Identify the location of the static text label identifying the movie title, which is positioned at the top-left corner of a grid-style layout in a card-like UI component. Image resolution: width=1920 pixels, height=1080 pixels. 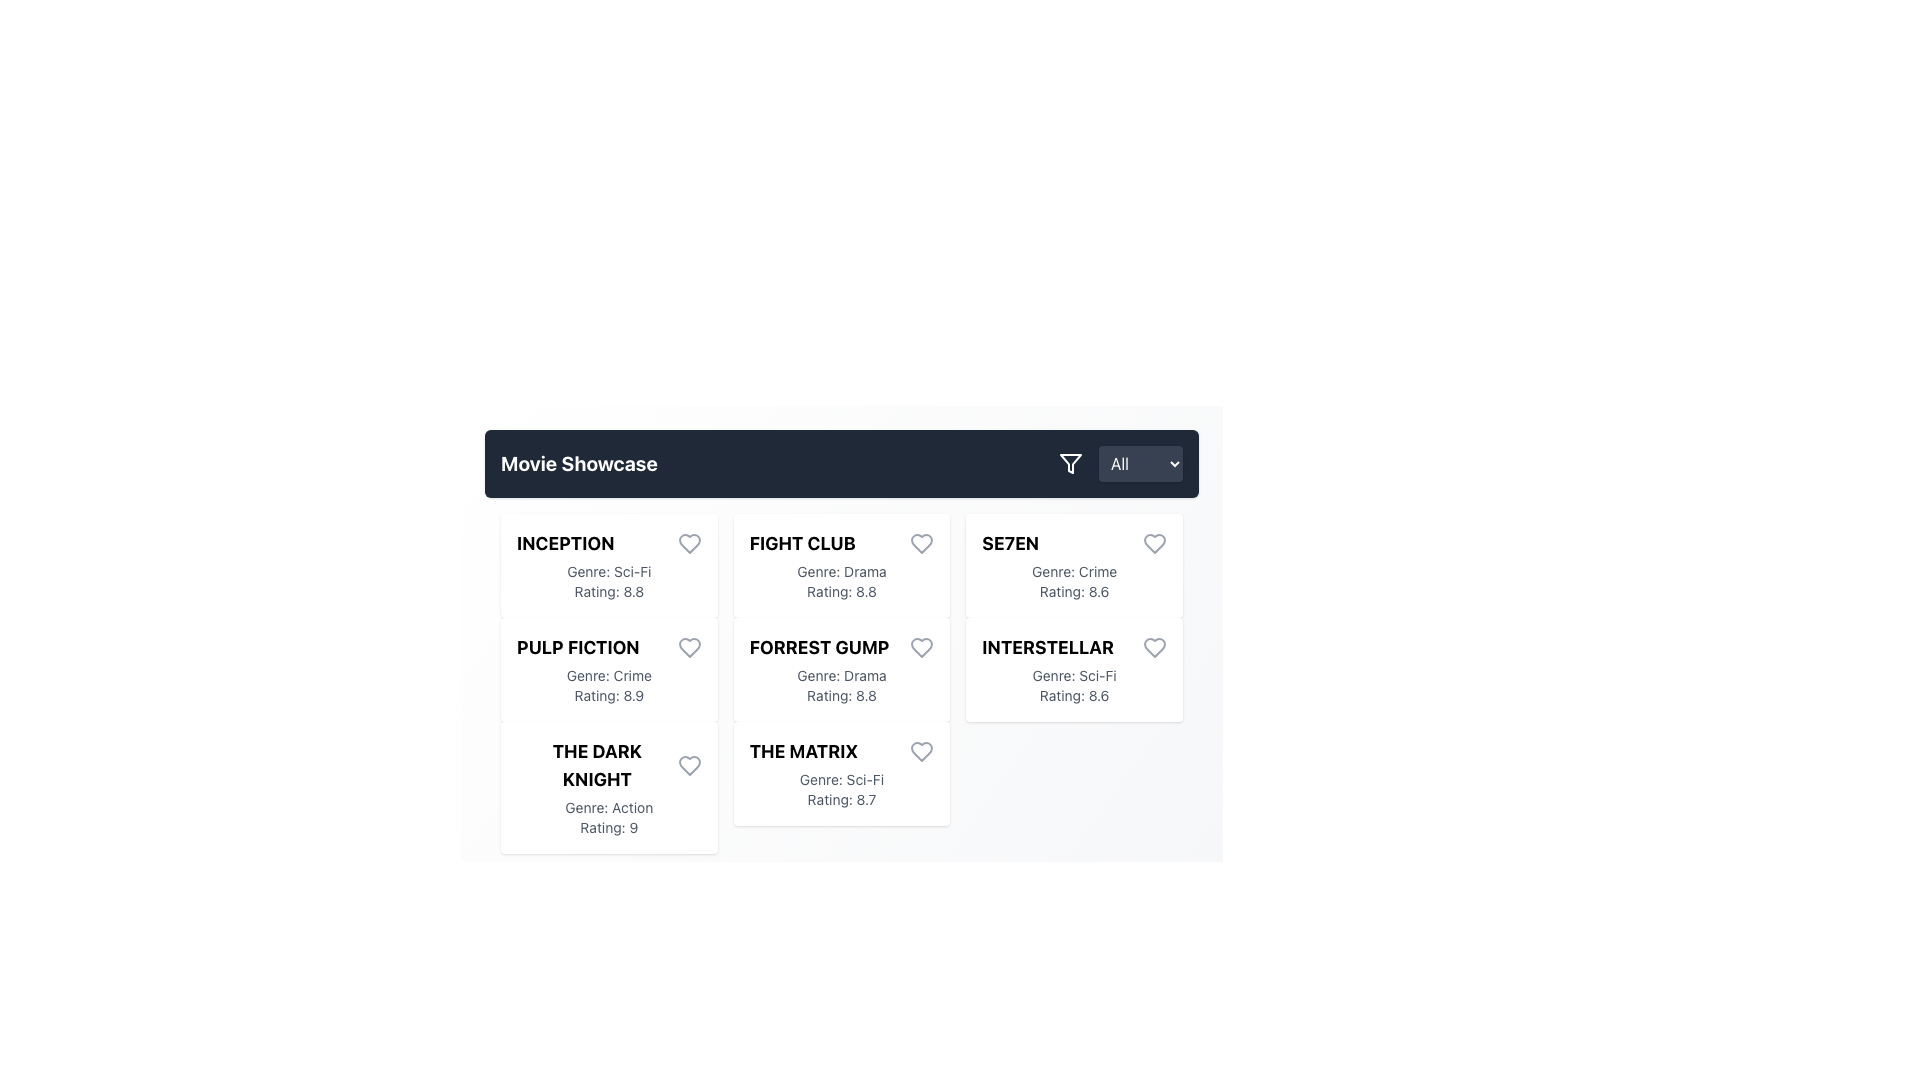
(564, 543).